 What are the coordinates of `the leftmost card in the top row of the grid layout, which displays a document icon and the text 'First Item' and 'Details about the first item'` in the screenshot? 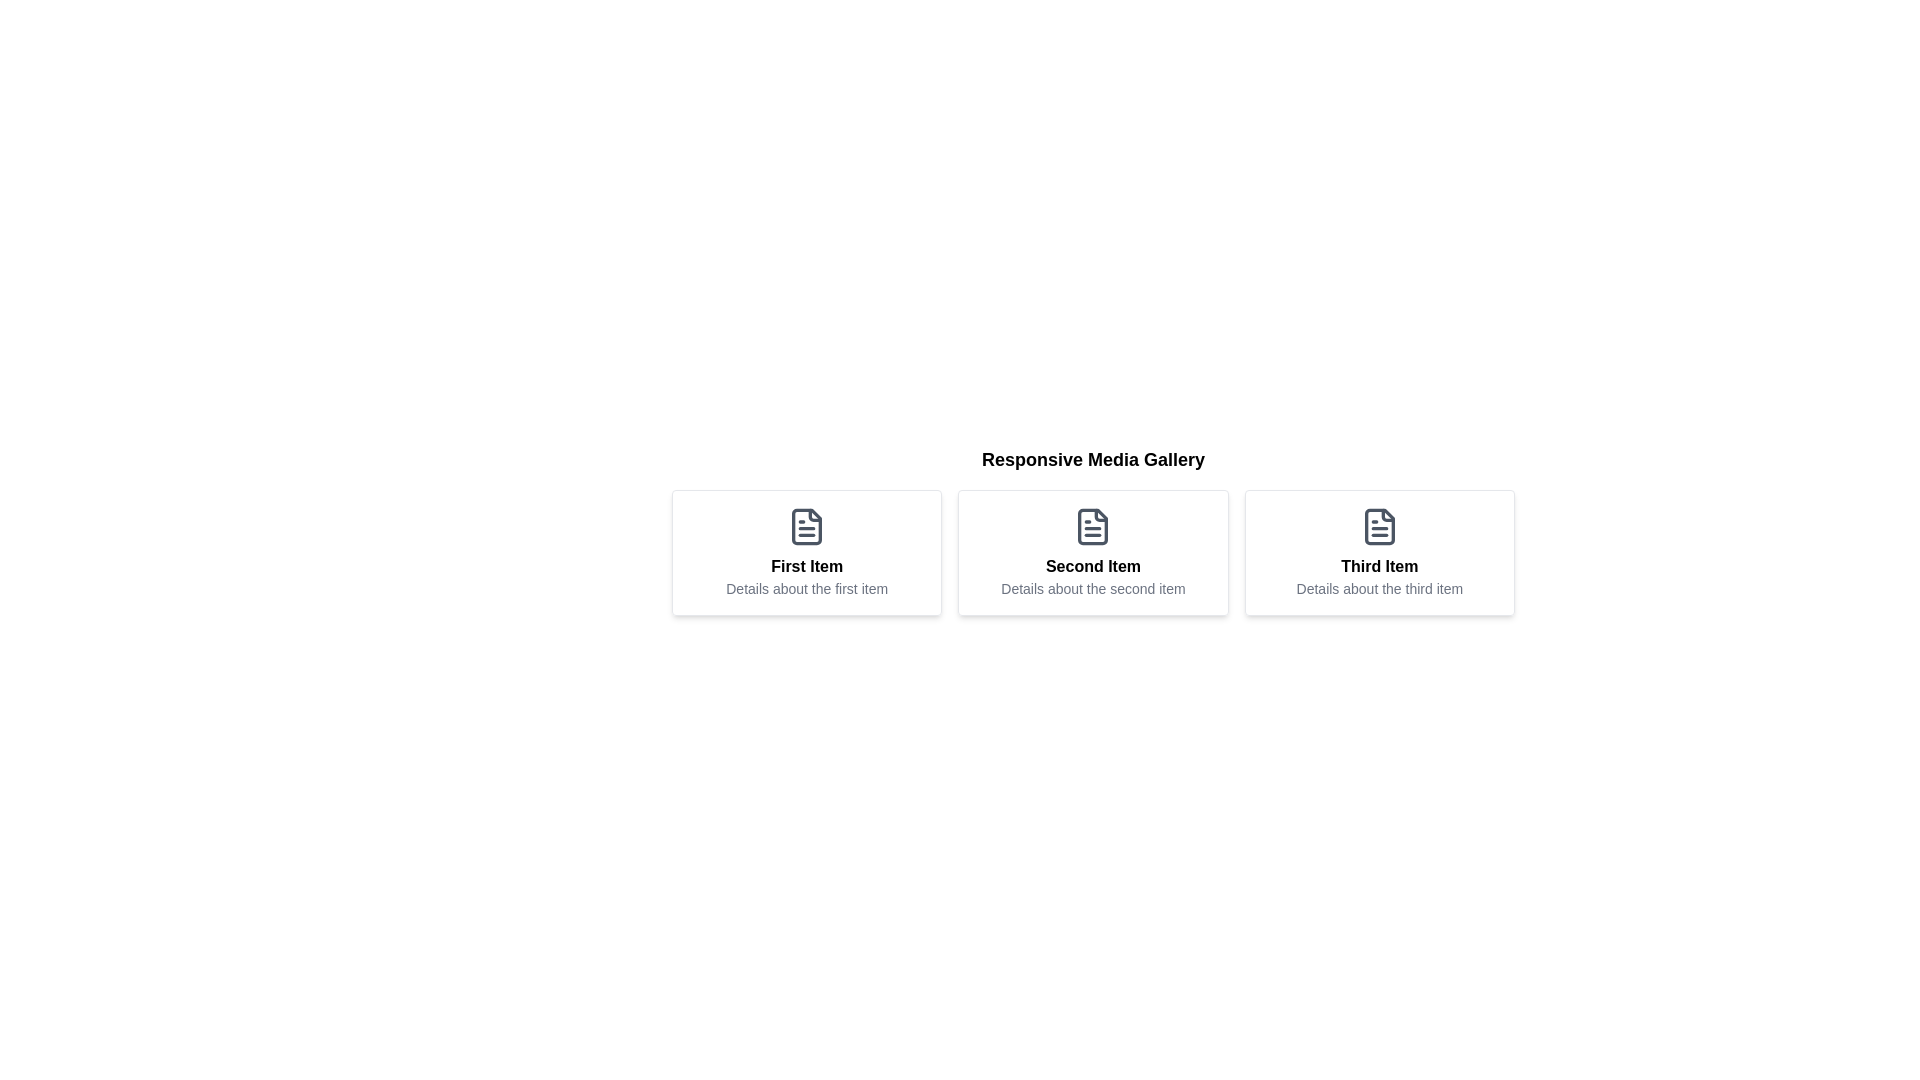 It's located at (807, 552).